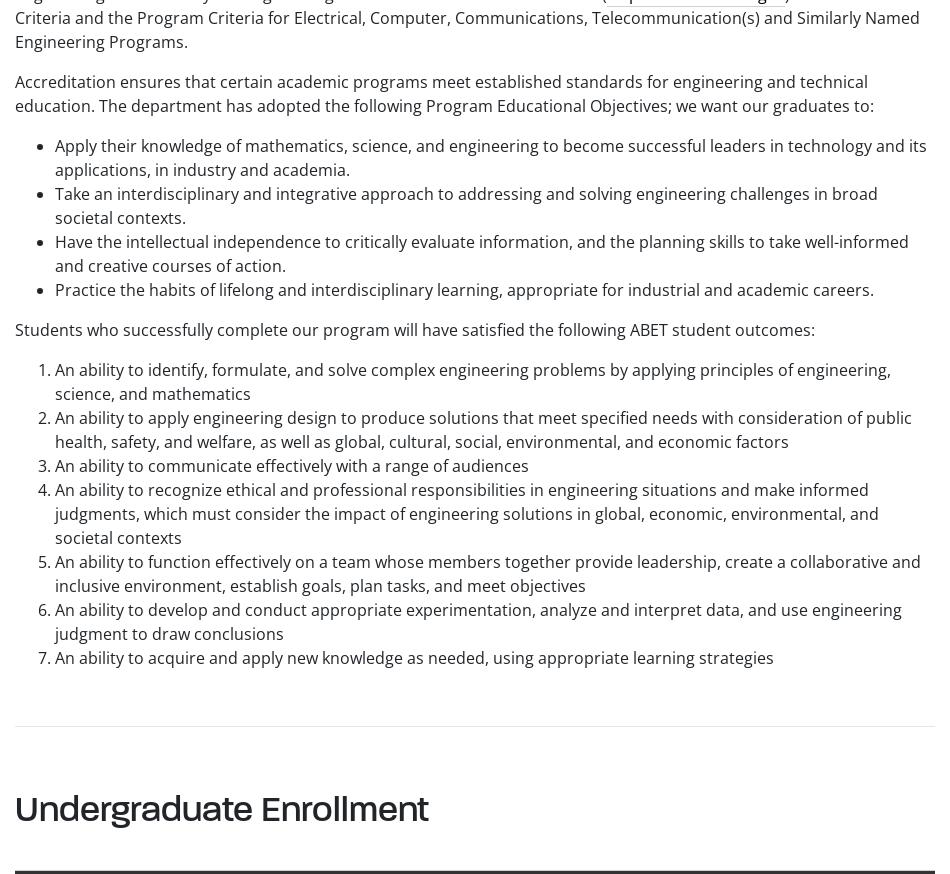  What do you see at coordinates (55, 572) in the screenshot?
I see `'An ability to function effectively on a team whose members together provide leadership, create a collaborative and inclusive environment, establish goals, plan tasks, and meet objectives'` at bounding box center [55, 572].